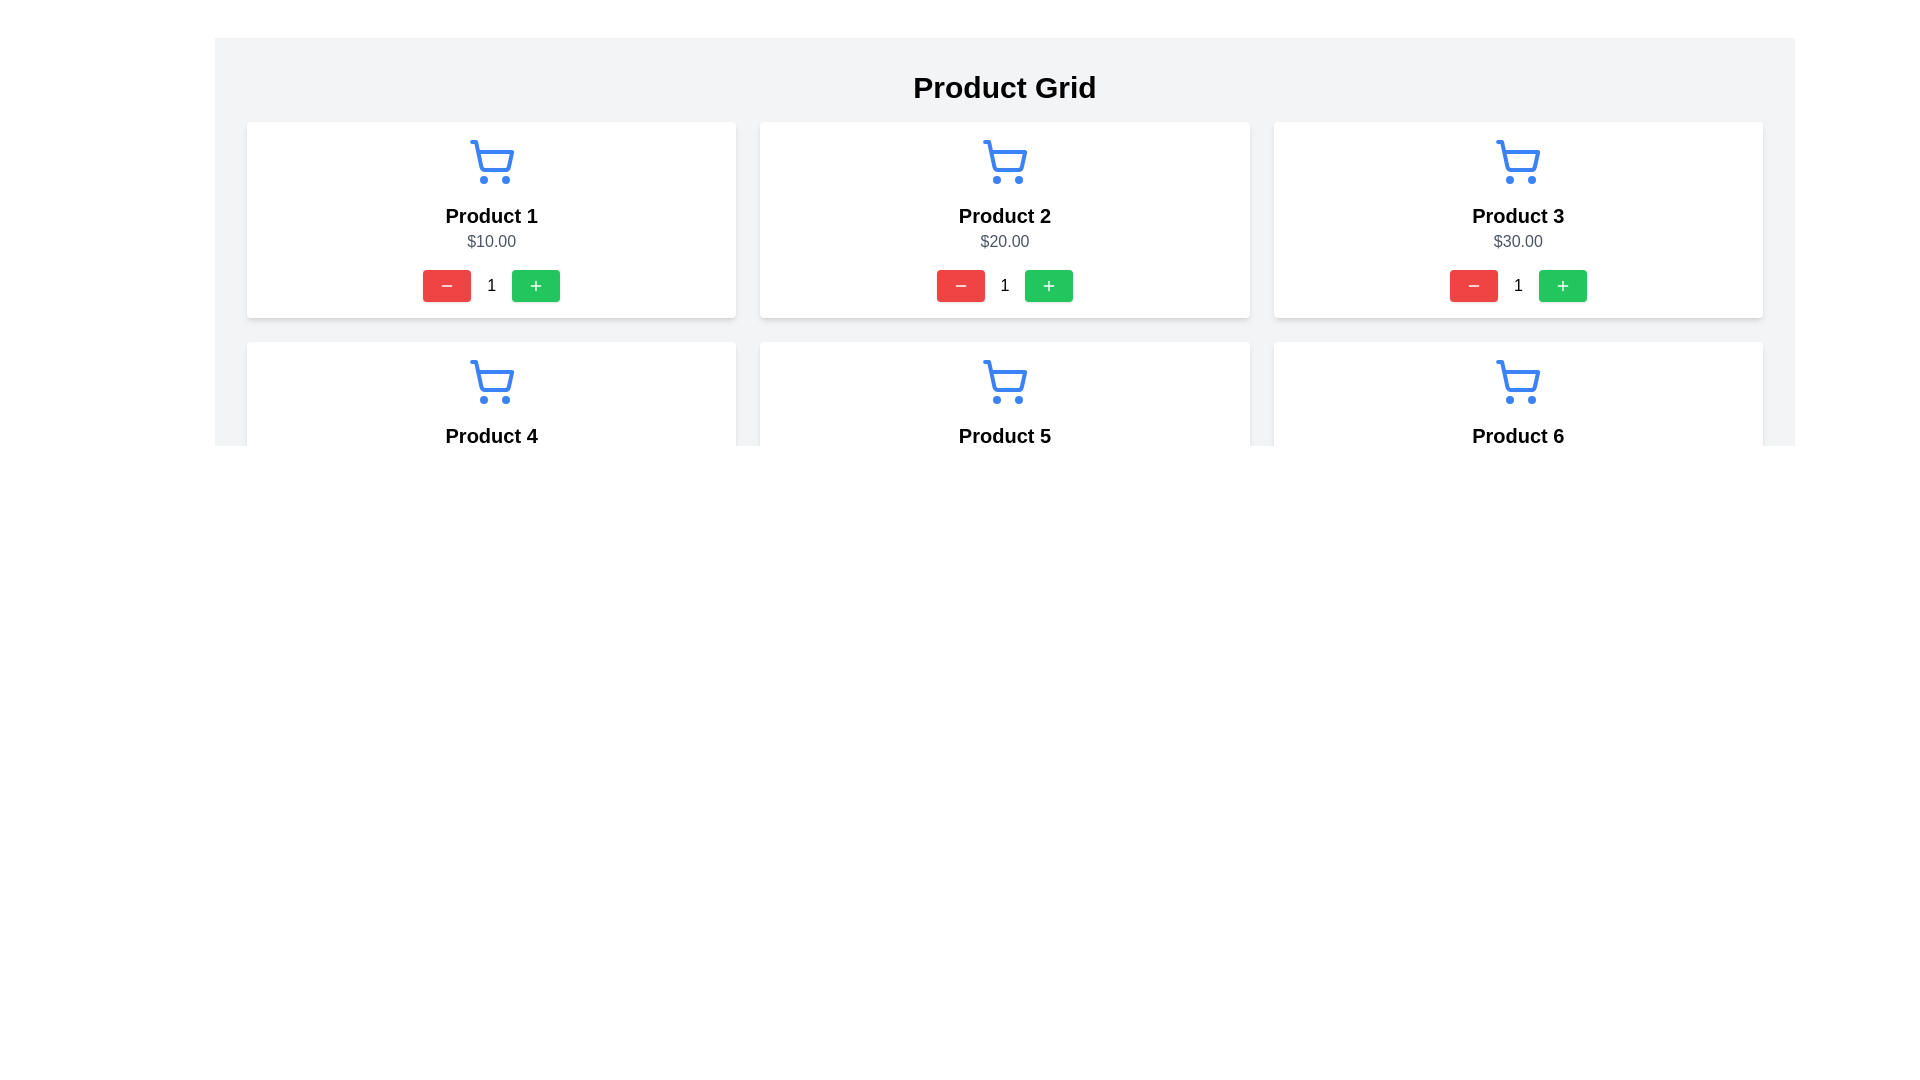 Image resolution: width=1920 pixels, height=1080 pixels. Describe the element at coordinates (491, 241) in the screenshot. I see `the static text label displaying the price '$10.00' located beneath 'Product 1' in the first product card of the grid` at that location.